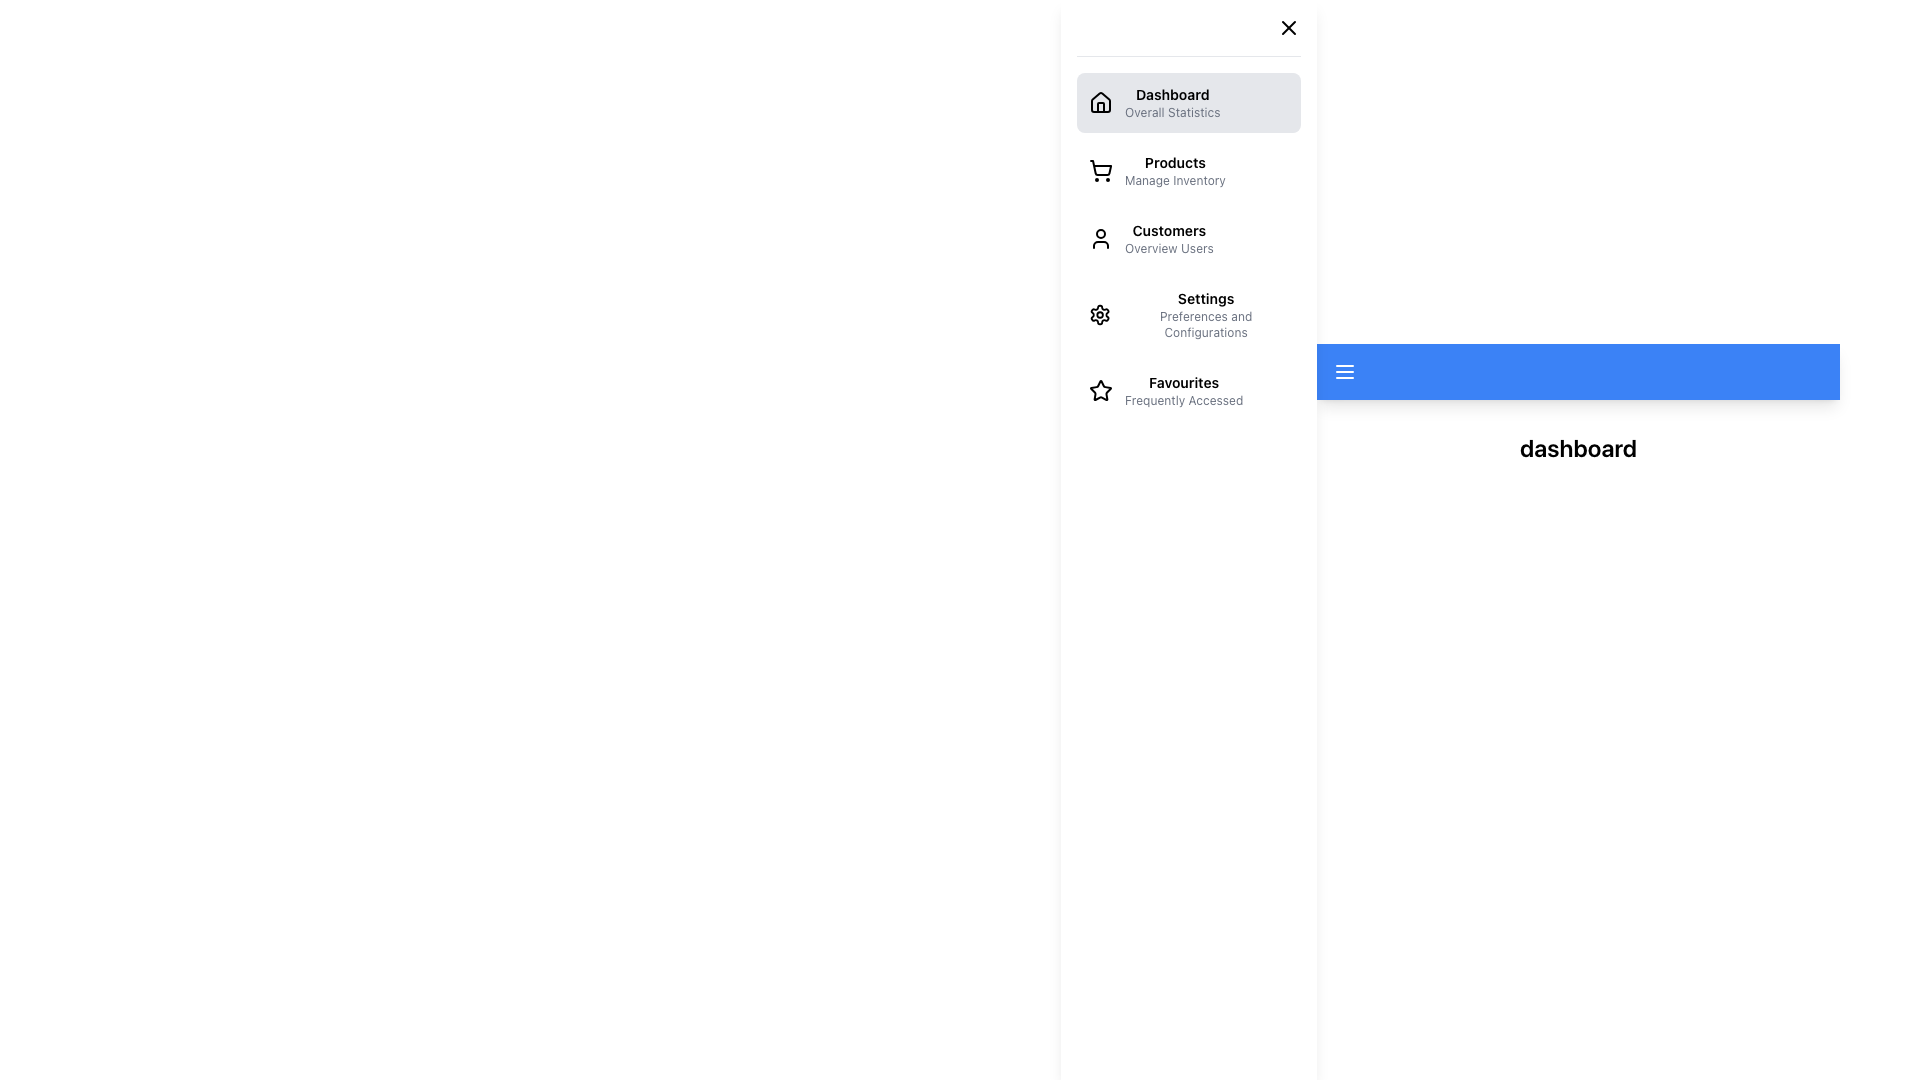 Image resolution: width=1920 pixels, height=1080 pixels. Describe the element at coordinates (1189, 245) in the screenshot. I see `the highlighted 'Customers' entry in the vertical navigation menu located in the left sidebar` at that location.